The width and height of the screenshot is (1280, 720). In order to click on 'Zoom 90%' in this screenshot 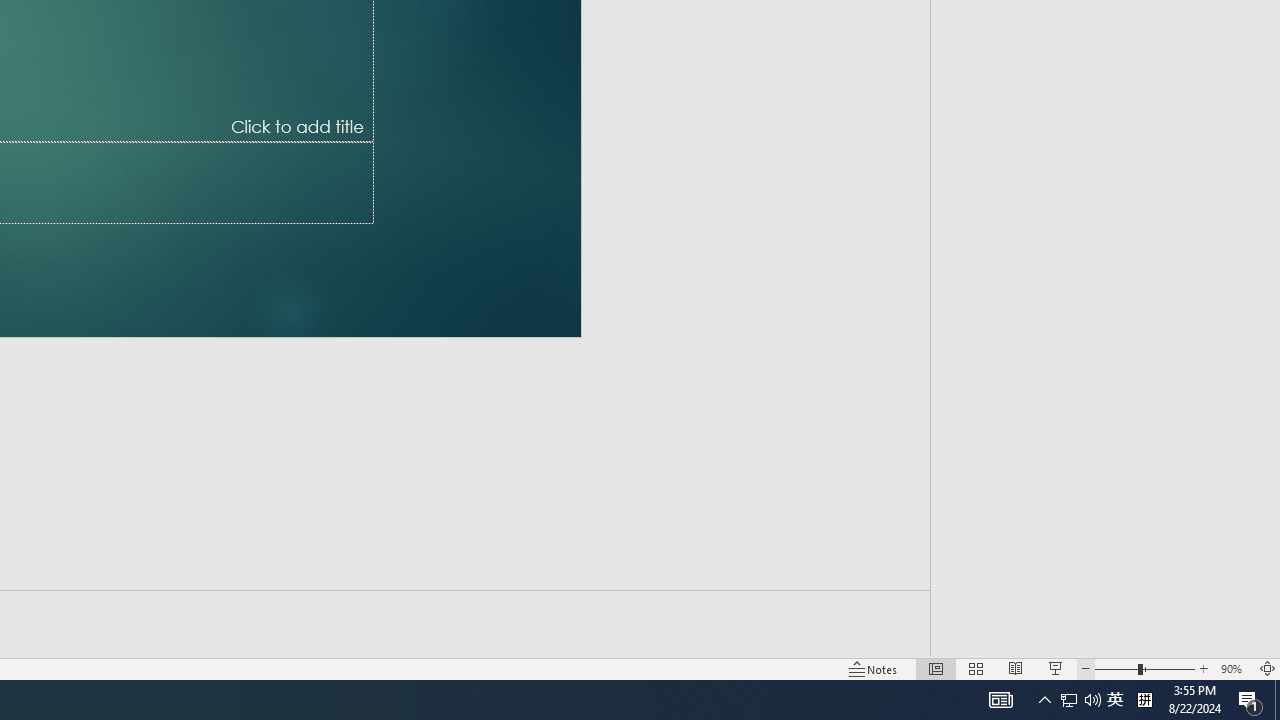, I will do `click(1233, 669)`.